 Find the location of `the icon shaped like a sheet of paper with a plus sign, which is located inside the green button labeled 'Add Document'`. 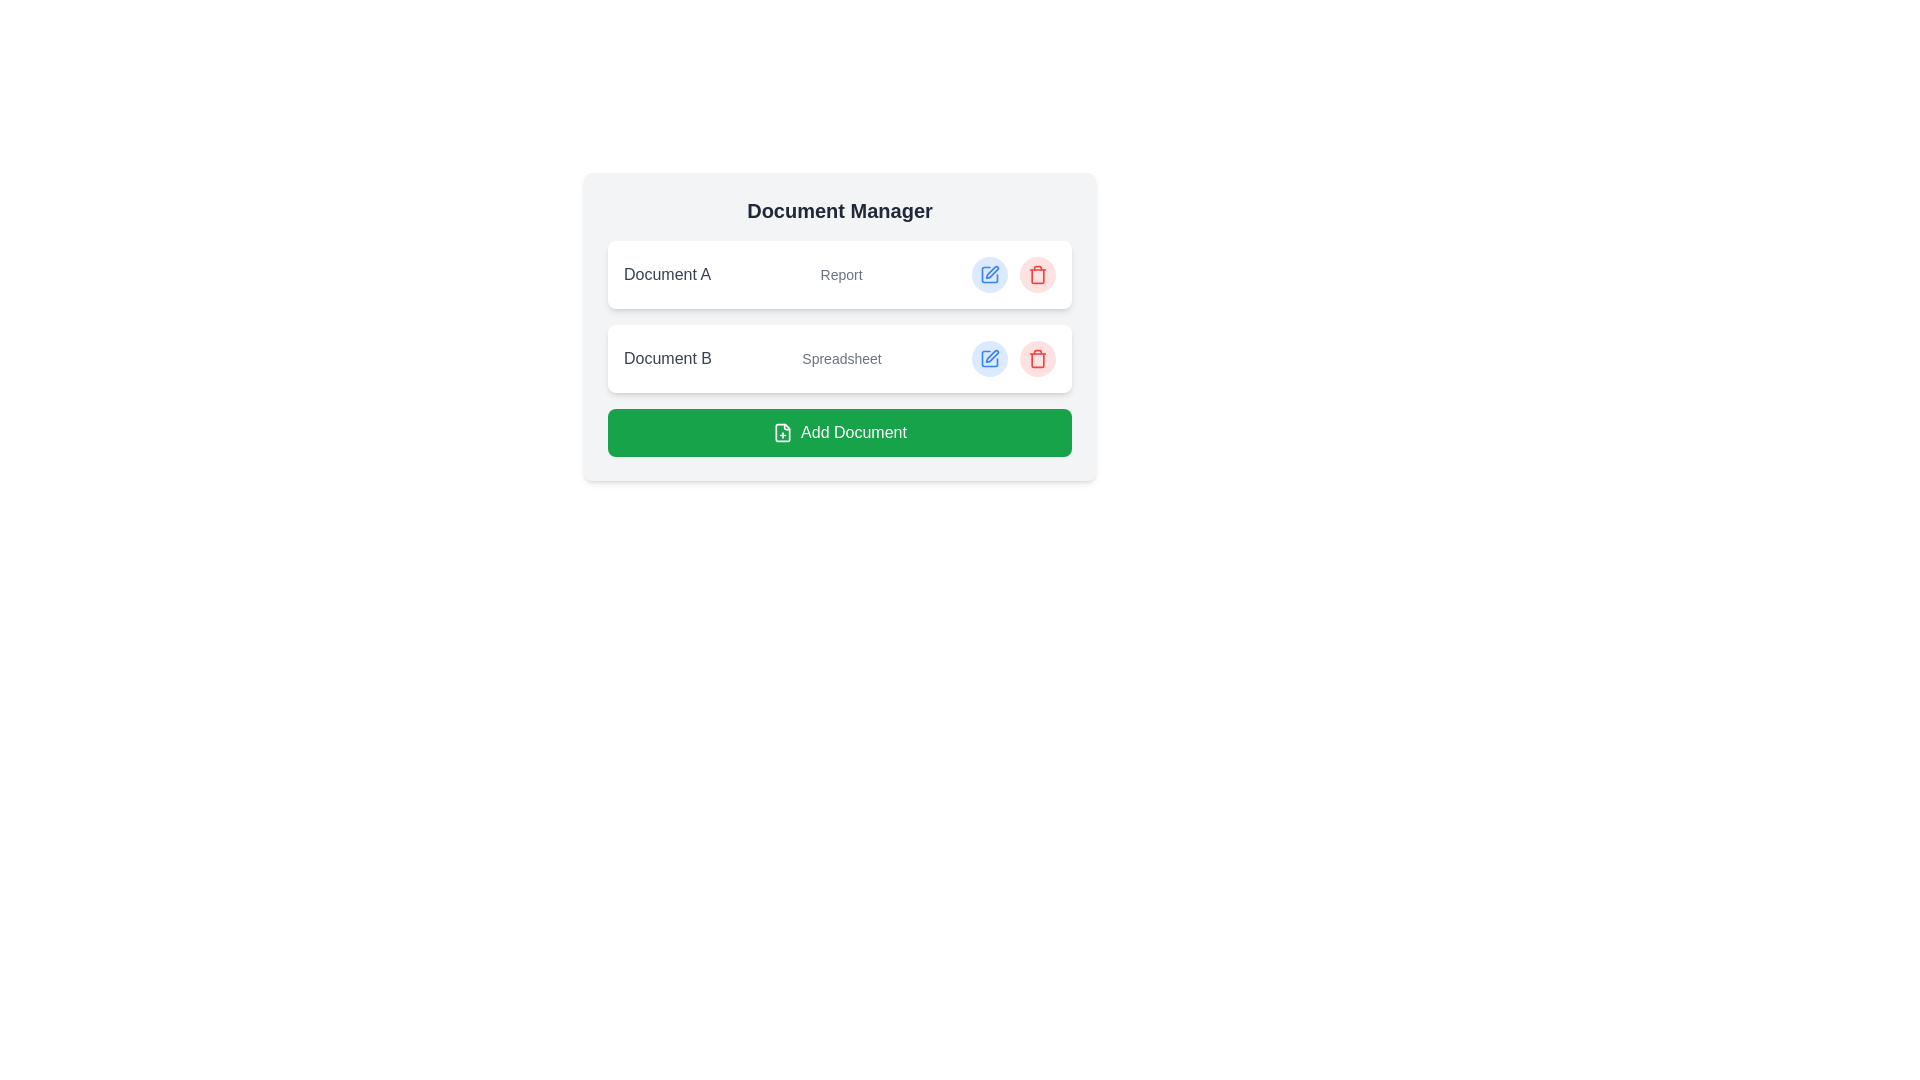

the icon shaped like a sheet of paper with a plus sign, which is located inside the green button labeled 'Add Document' is located at coordinates (782, 431).